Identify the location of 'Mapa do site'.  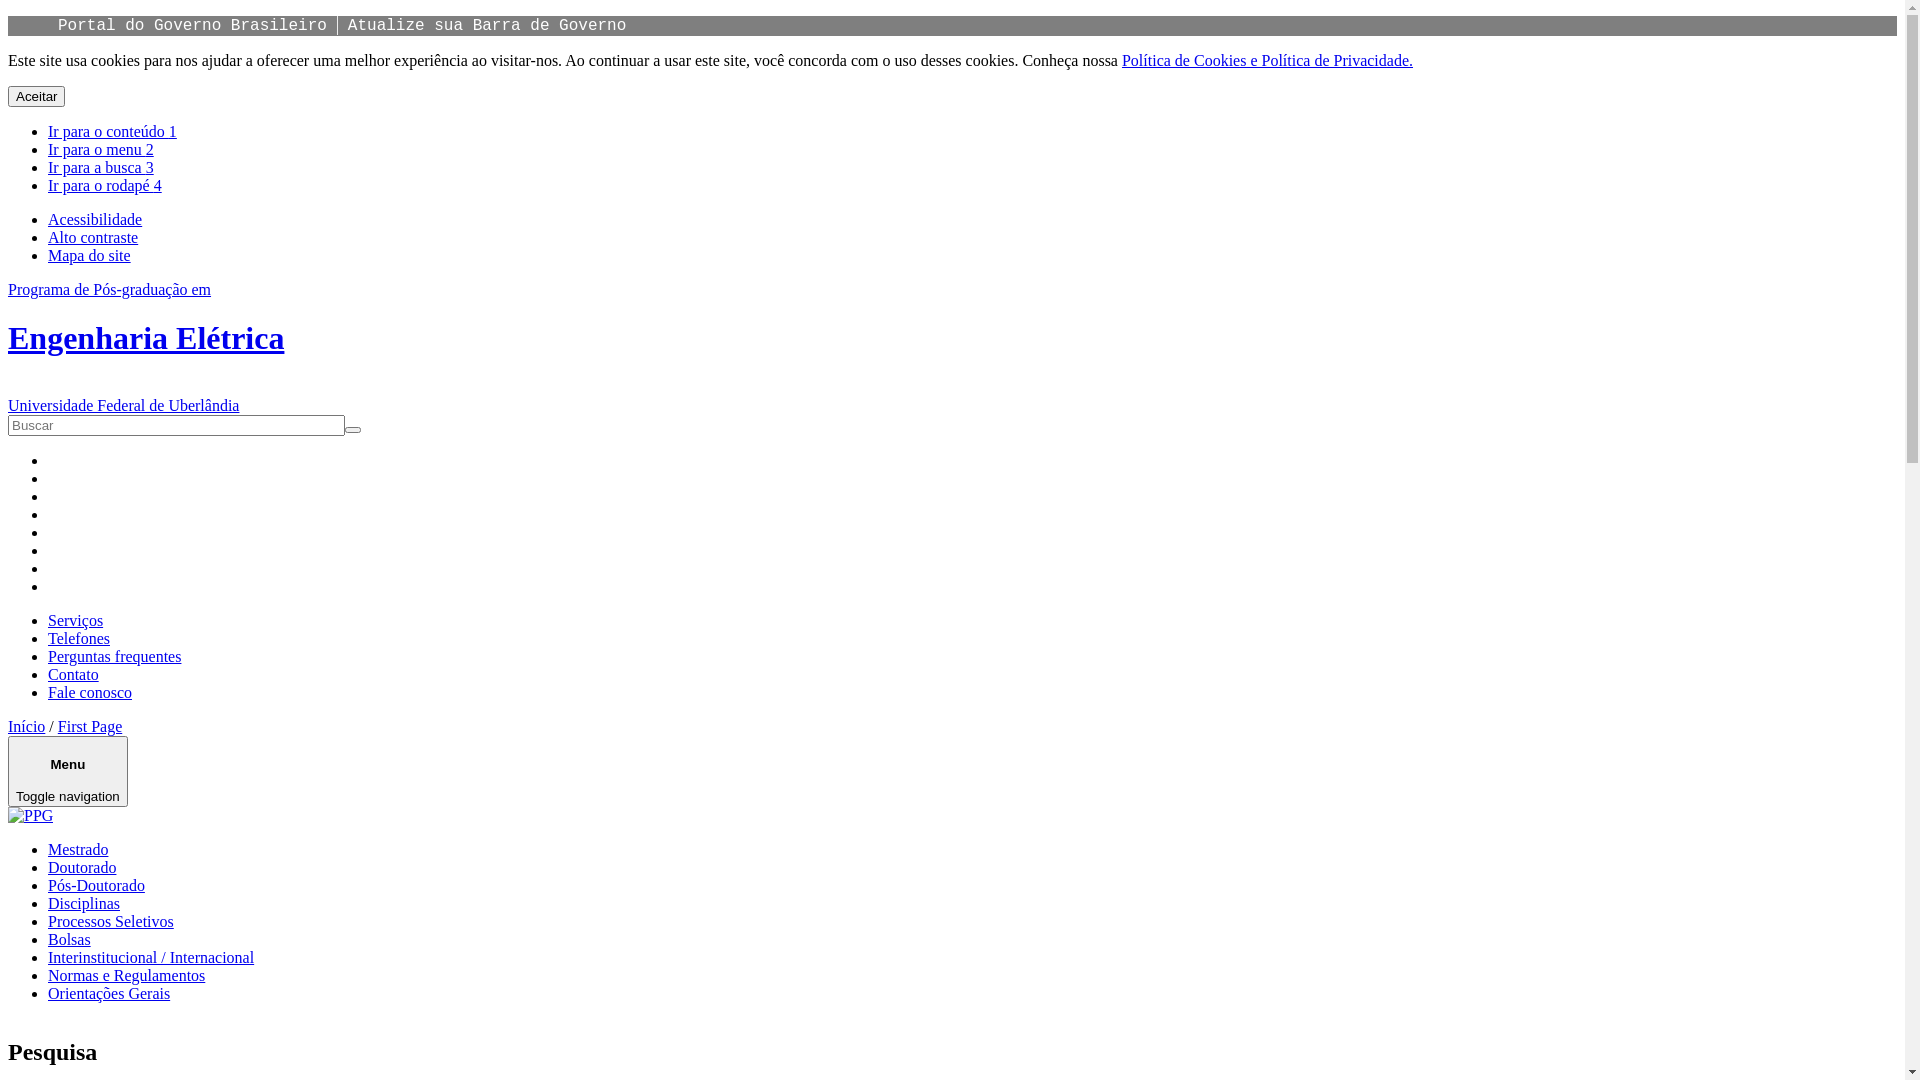
(88, 254).